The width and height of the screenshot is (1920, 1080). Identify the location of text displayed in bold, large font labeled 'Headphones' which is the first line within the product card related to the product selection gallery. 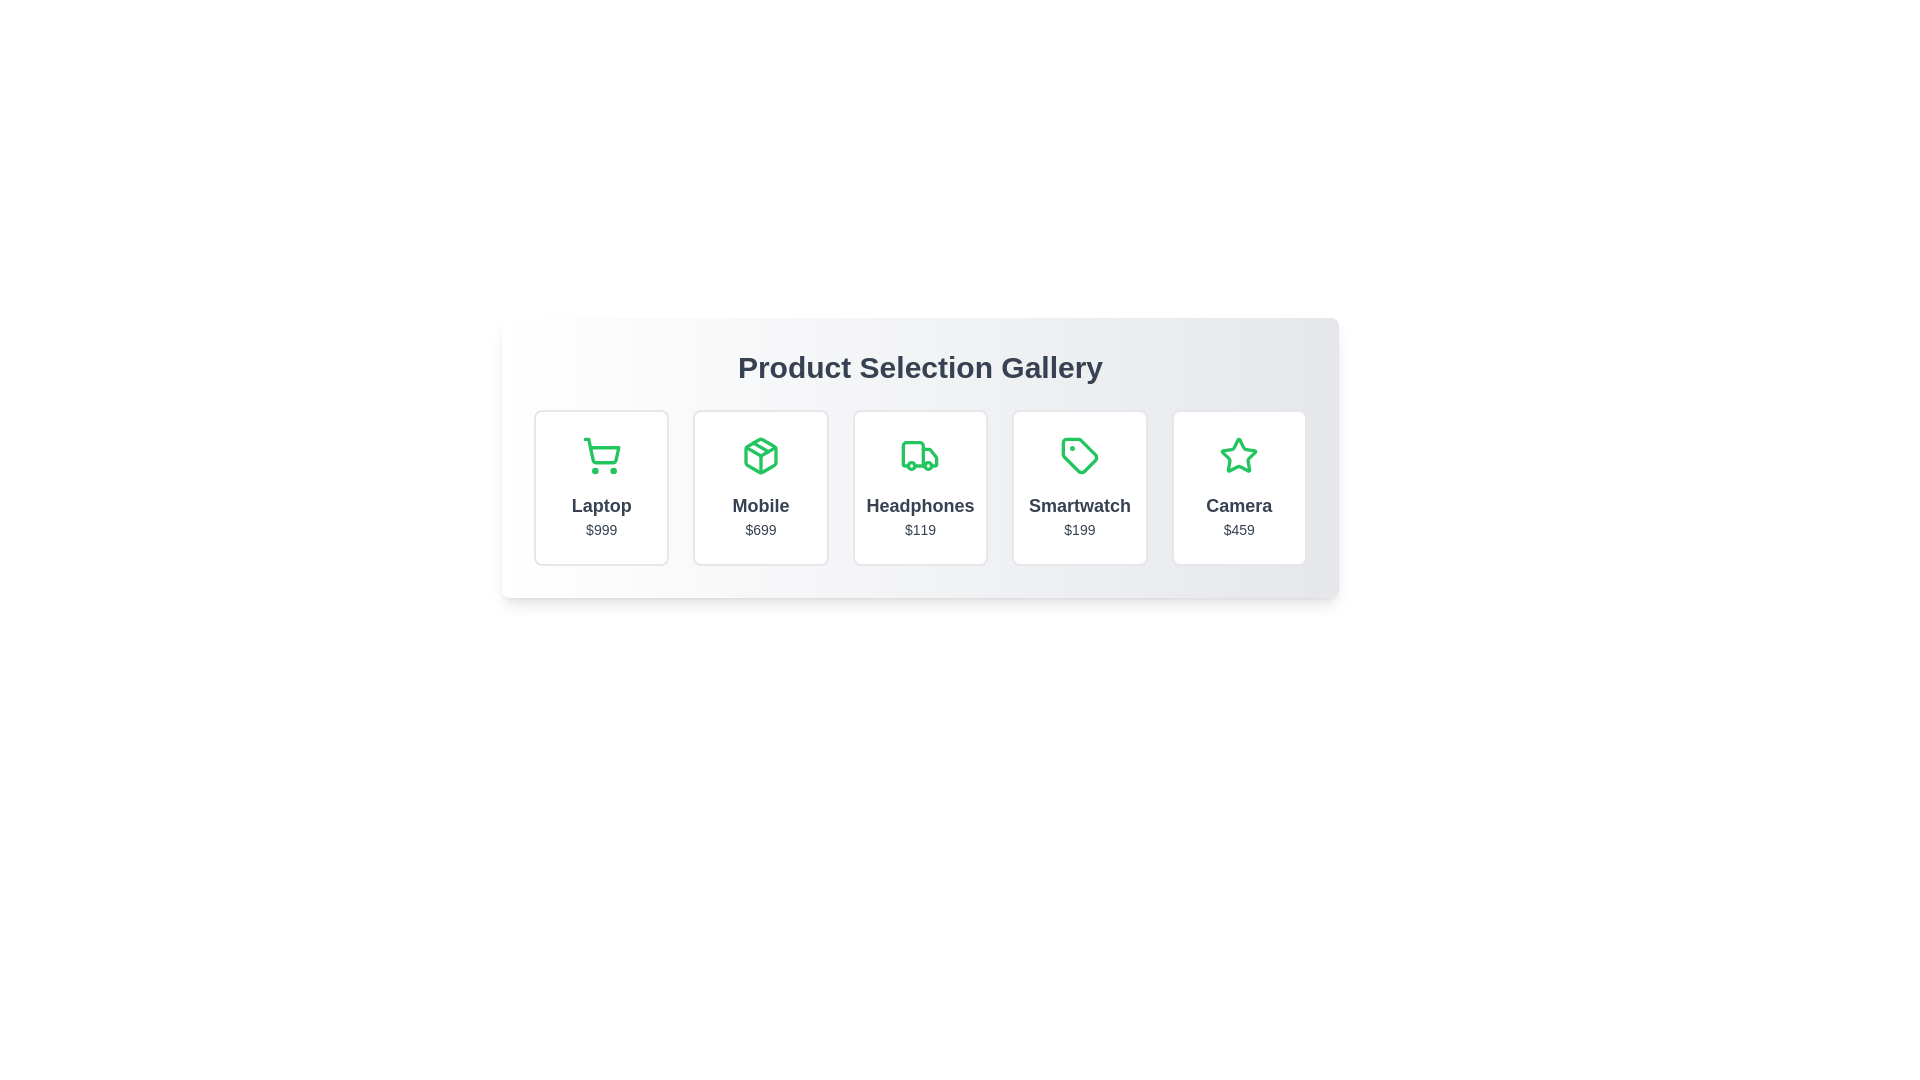
(919, 504).